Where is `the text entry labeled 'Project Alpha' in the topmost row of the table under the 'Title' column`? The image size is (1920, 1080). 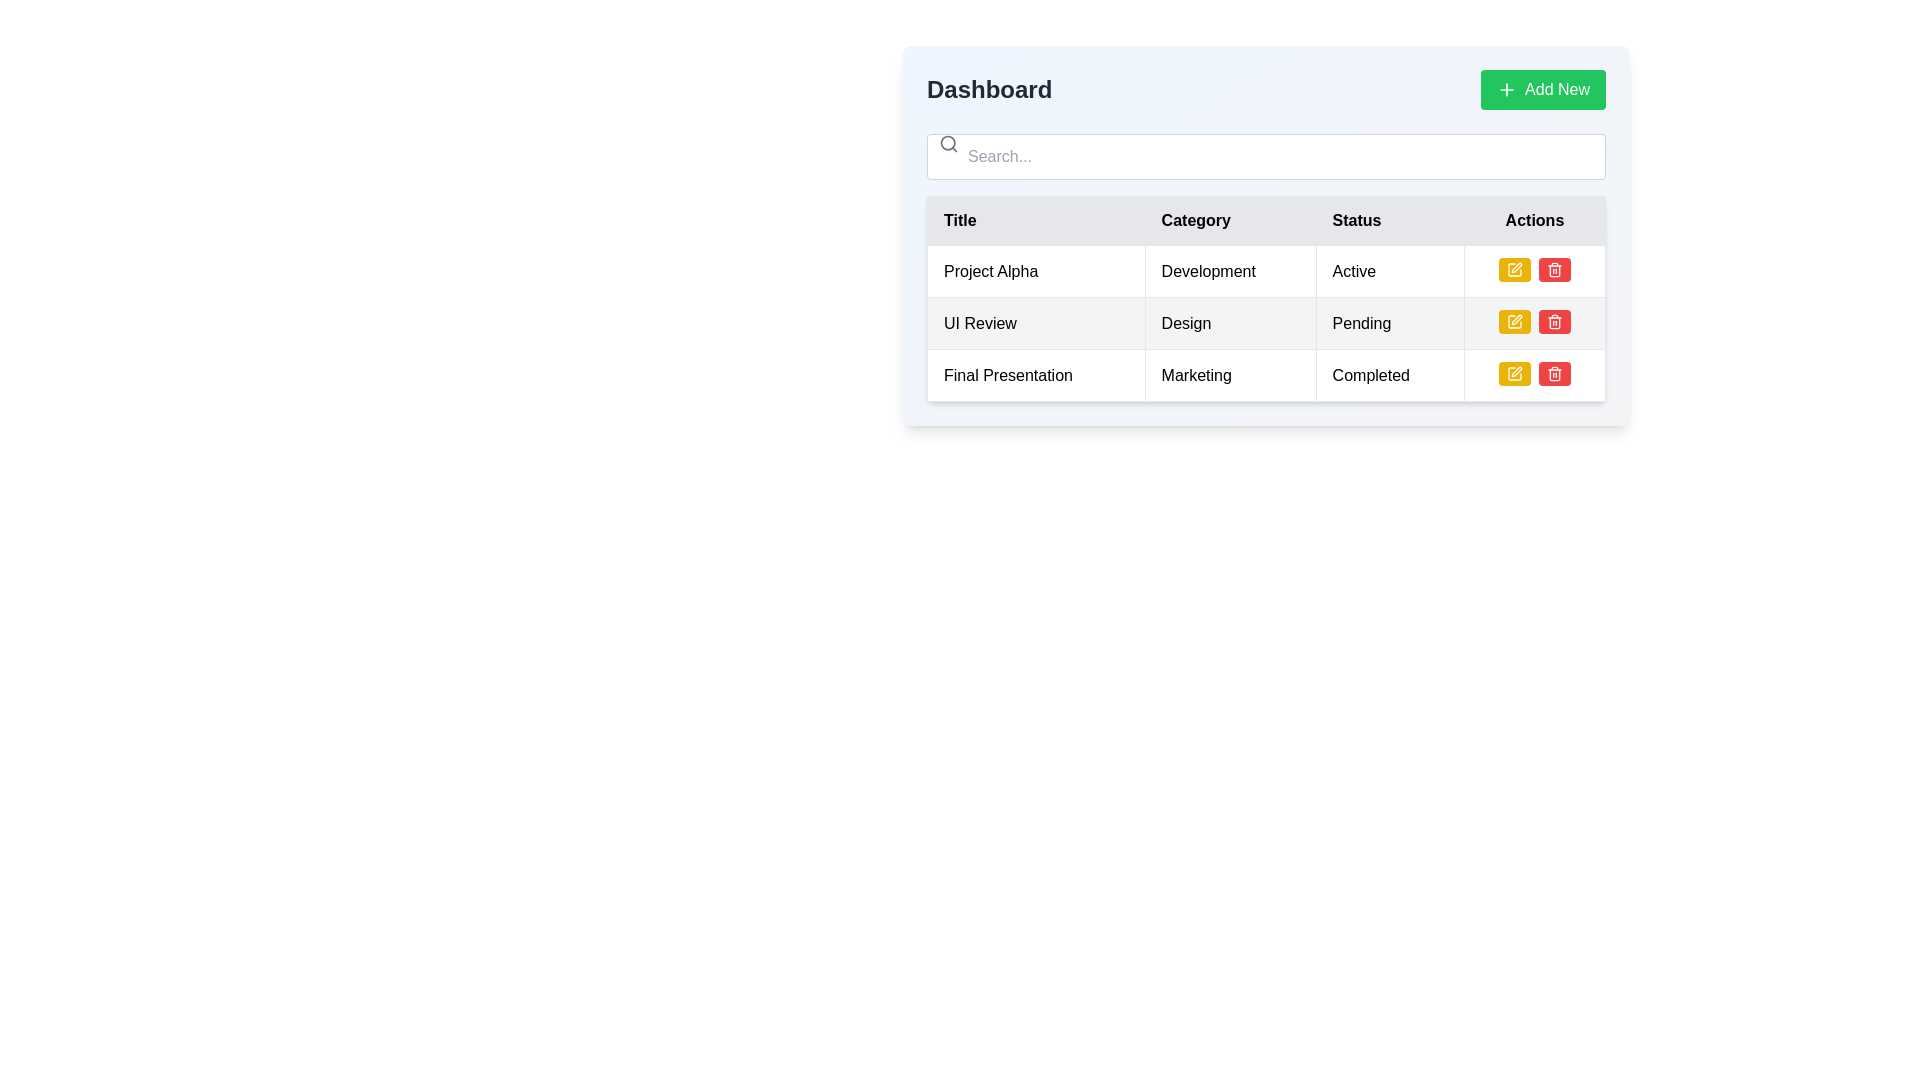
the text entry labeled 'Project Alpha' in the topmost row of the table under the 'Title' column is located at coordinates (1036, 271).